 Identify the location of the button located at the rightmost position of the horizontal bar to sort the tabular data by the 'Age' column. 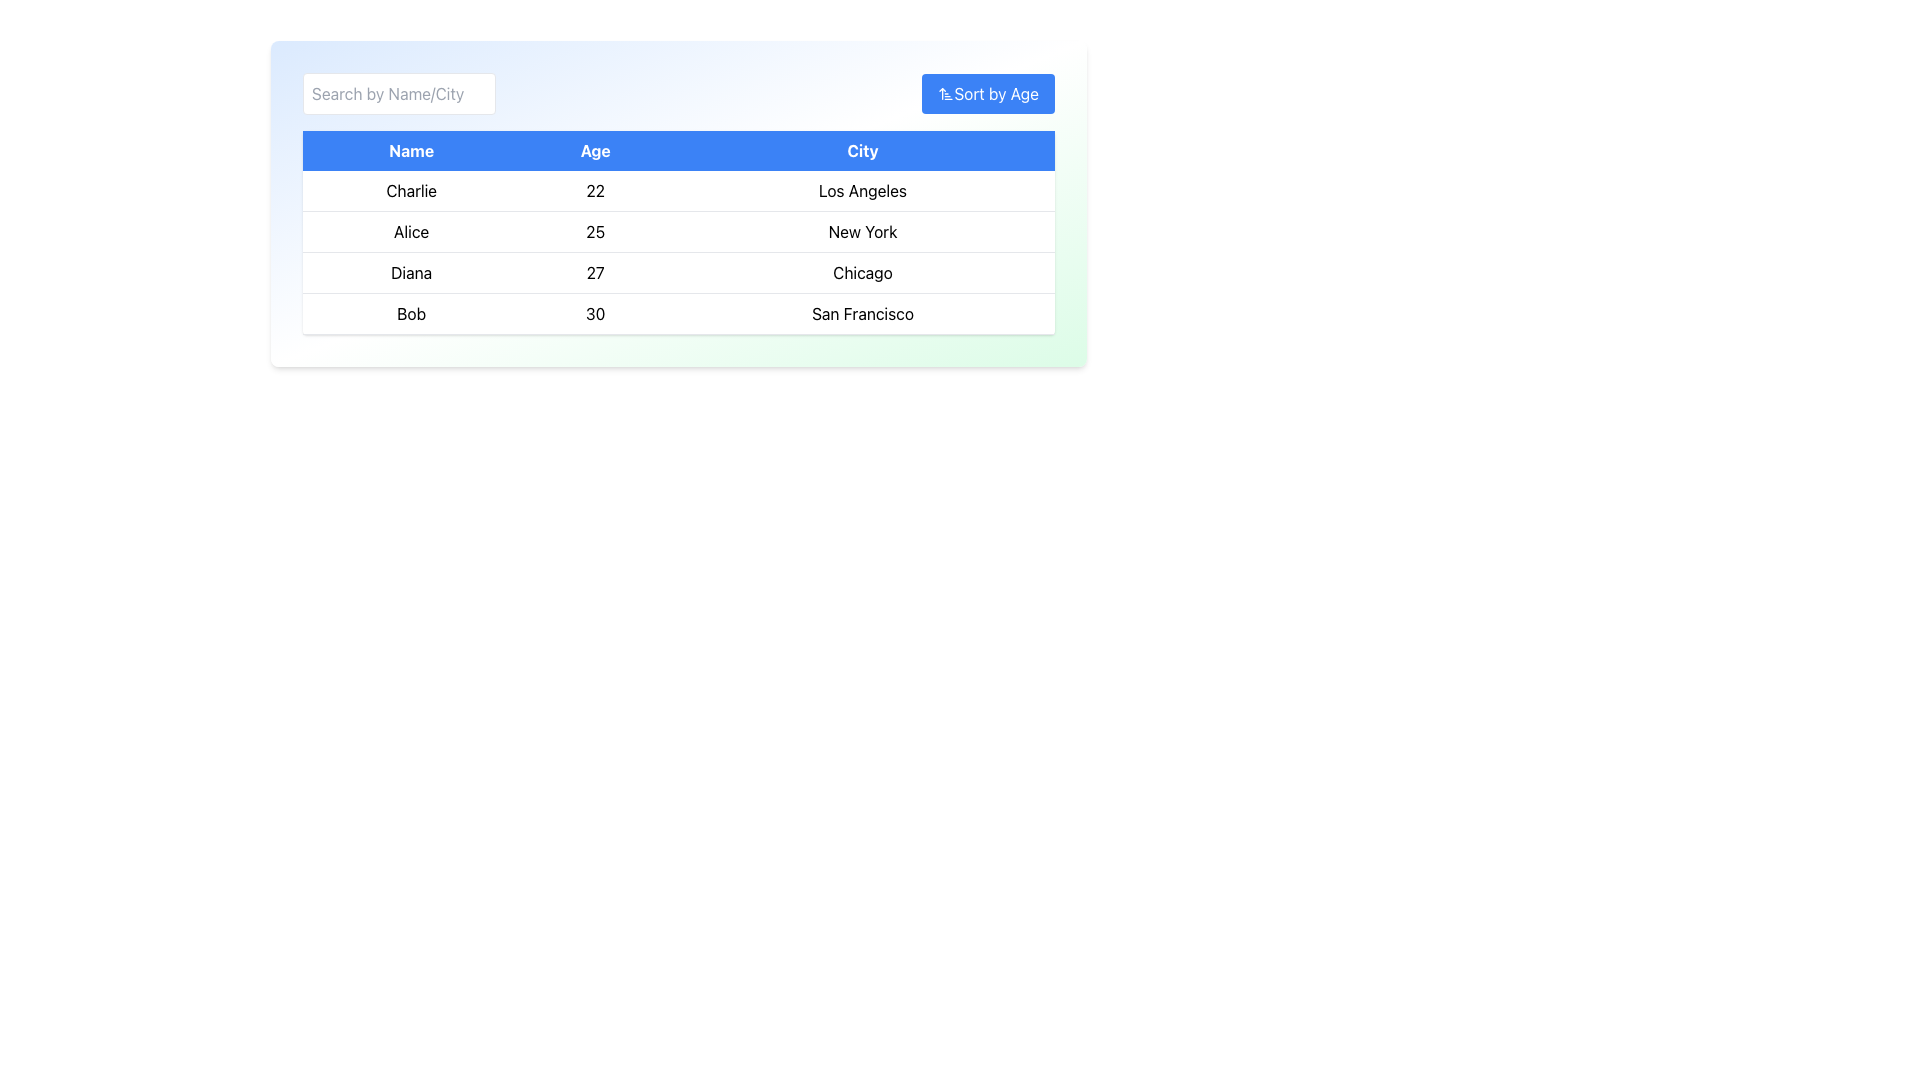
(988, 93).